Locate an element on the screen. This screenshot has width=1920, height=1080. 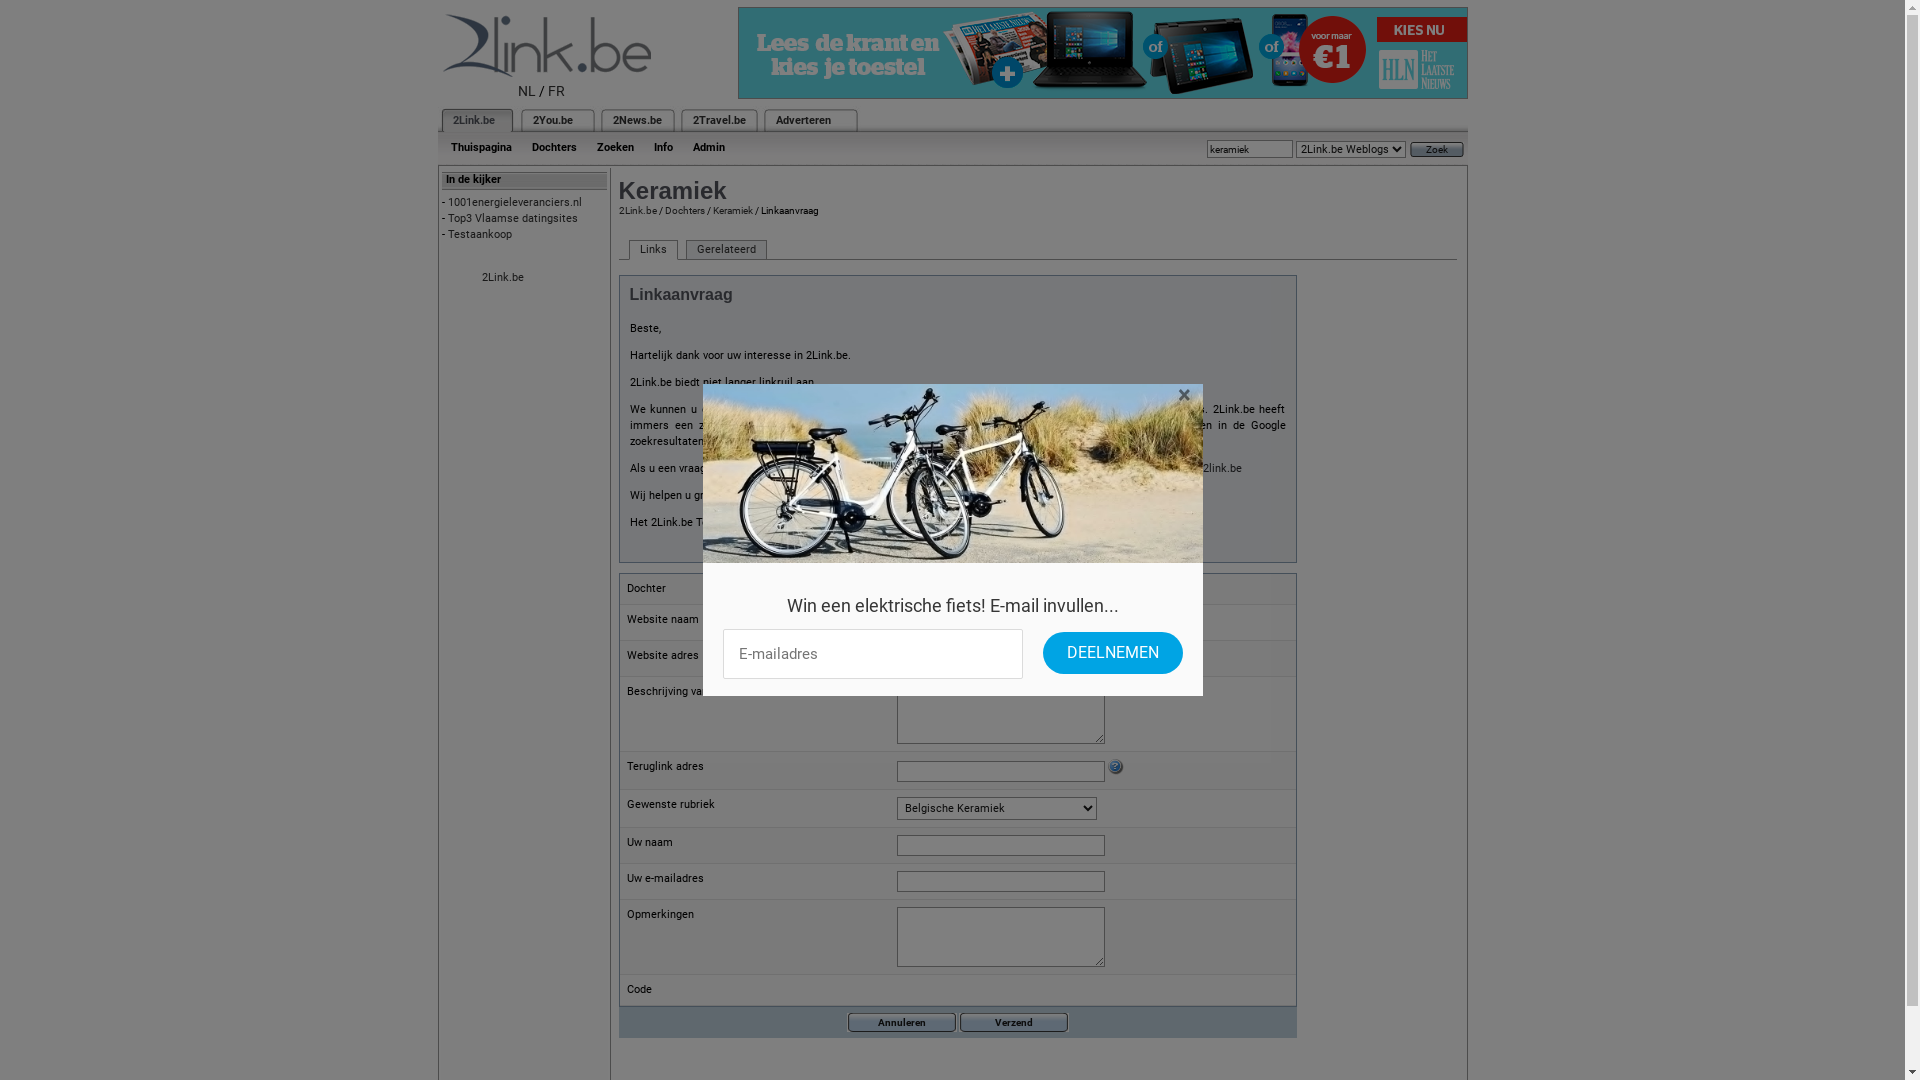
'2Link.be' is located at coordinates (503, 277).